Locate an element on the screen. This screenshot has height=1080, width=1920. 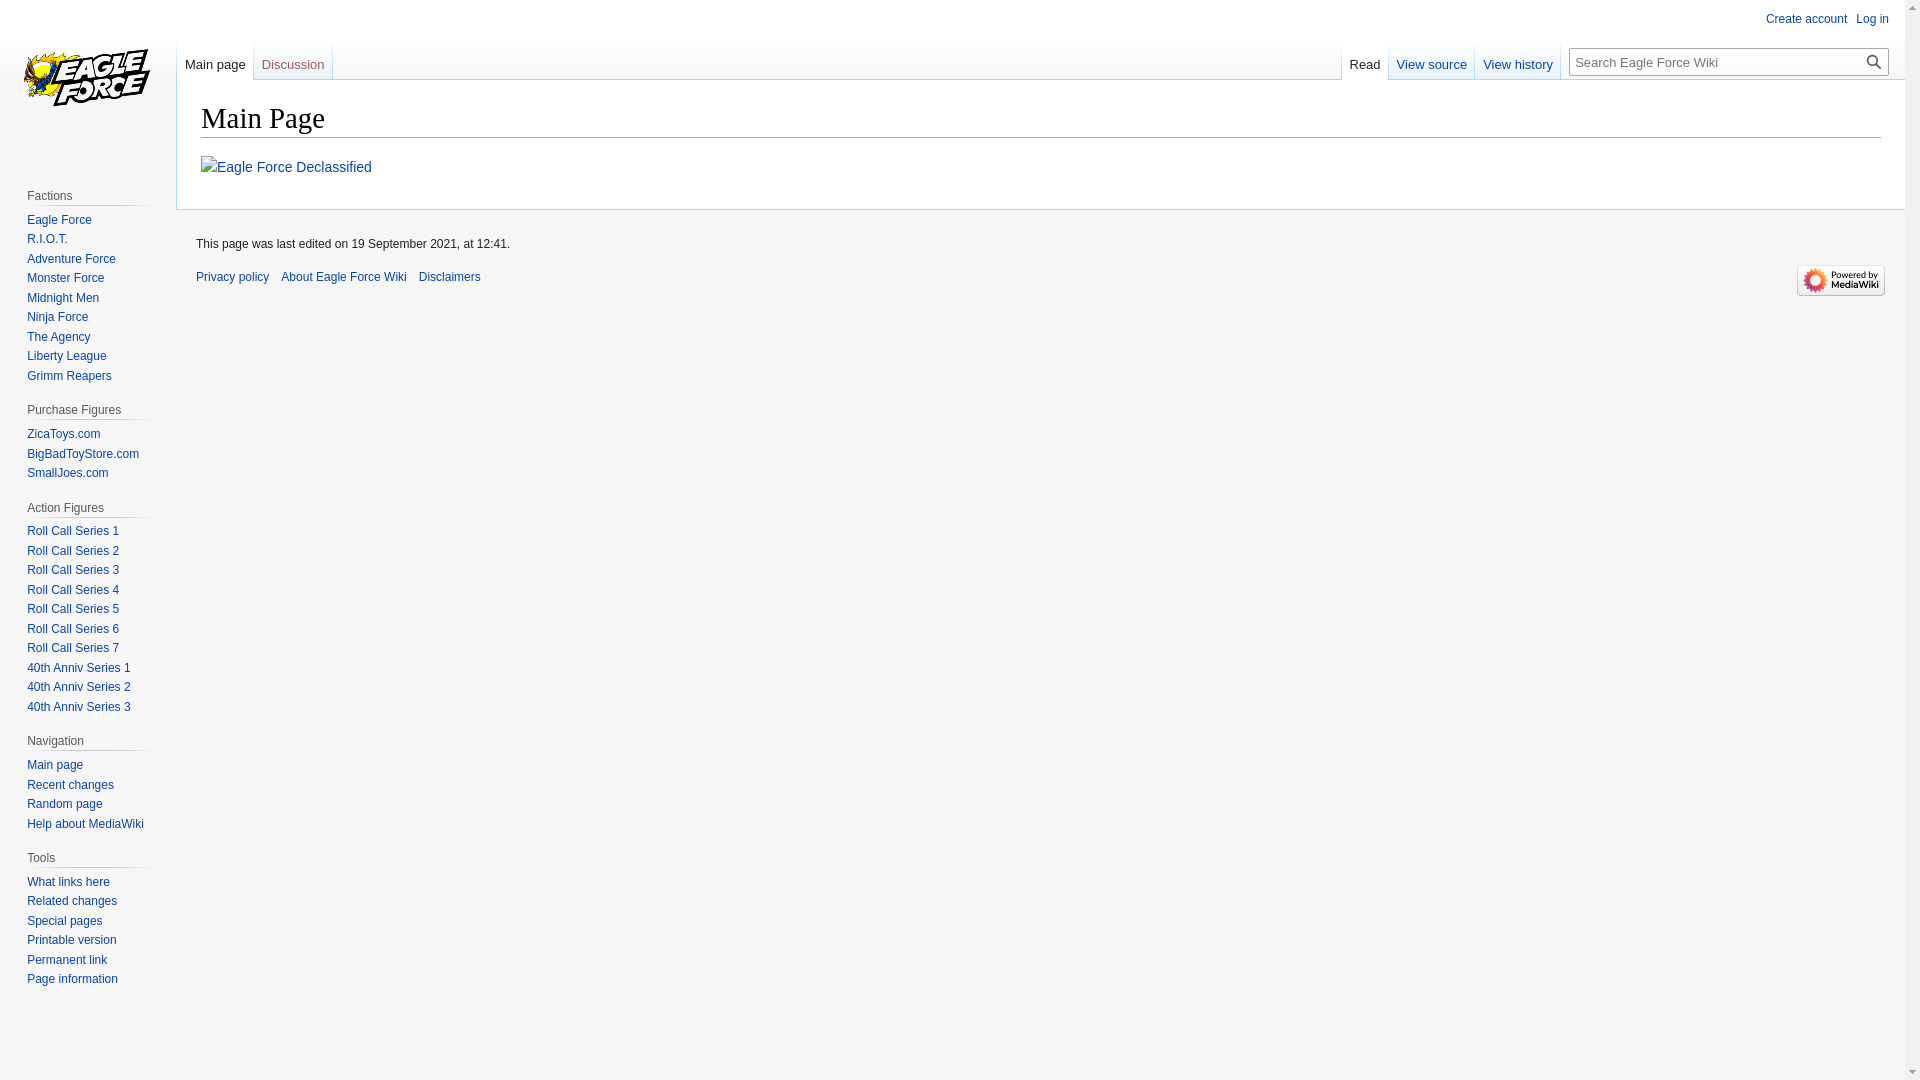
'Recent changes' is located at coordinates (70, 784).